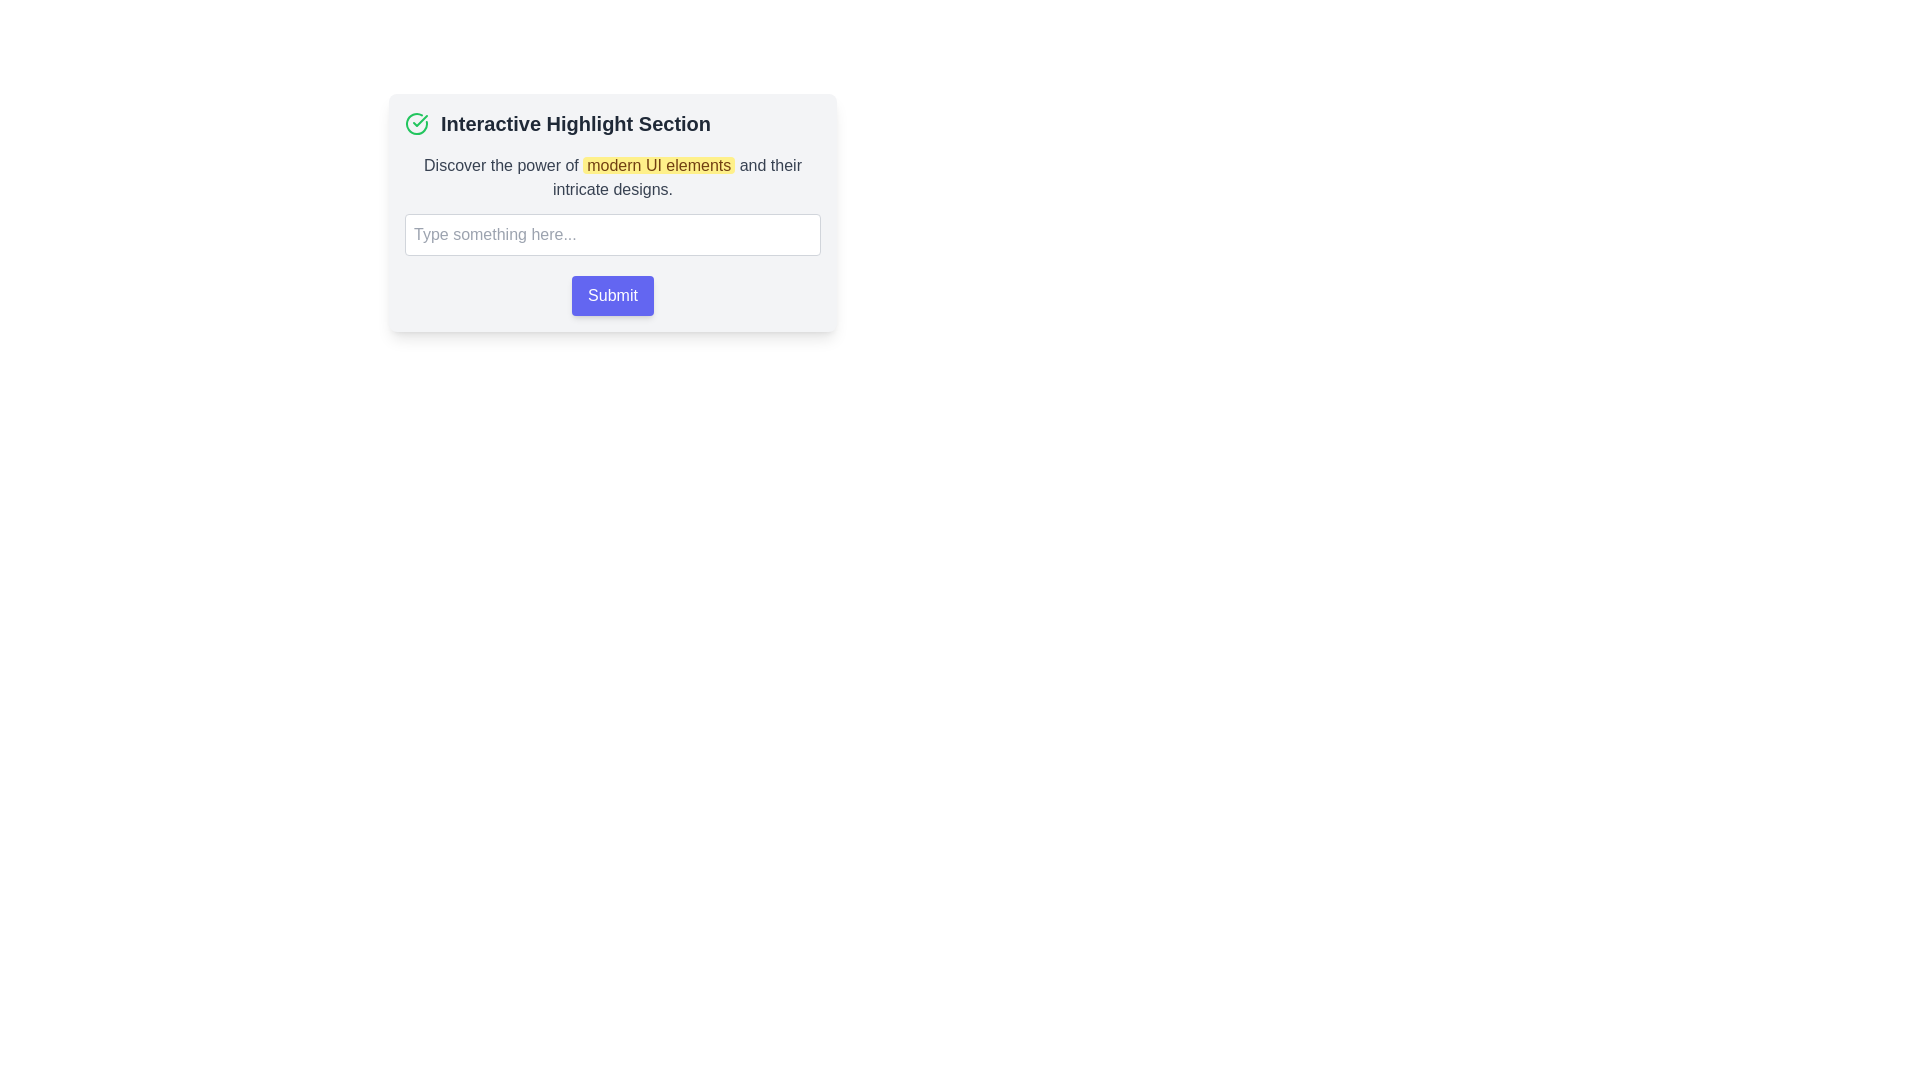 The width and height of the screenshot is (1920, 1080). What do you see at coordinates (416, 123) in the screenshot?
I see `the success status icon located at the top-left corner of the 'Interactive Highlight Section' card for accessibility purposes` at bounding box center [416, 123].